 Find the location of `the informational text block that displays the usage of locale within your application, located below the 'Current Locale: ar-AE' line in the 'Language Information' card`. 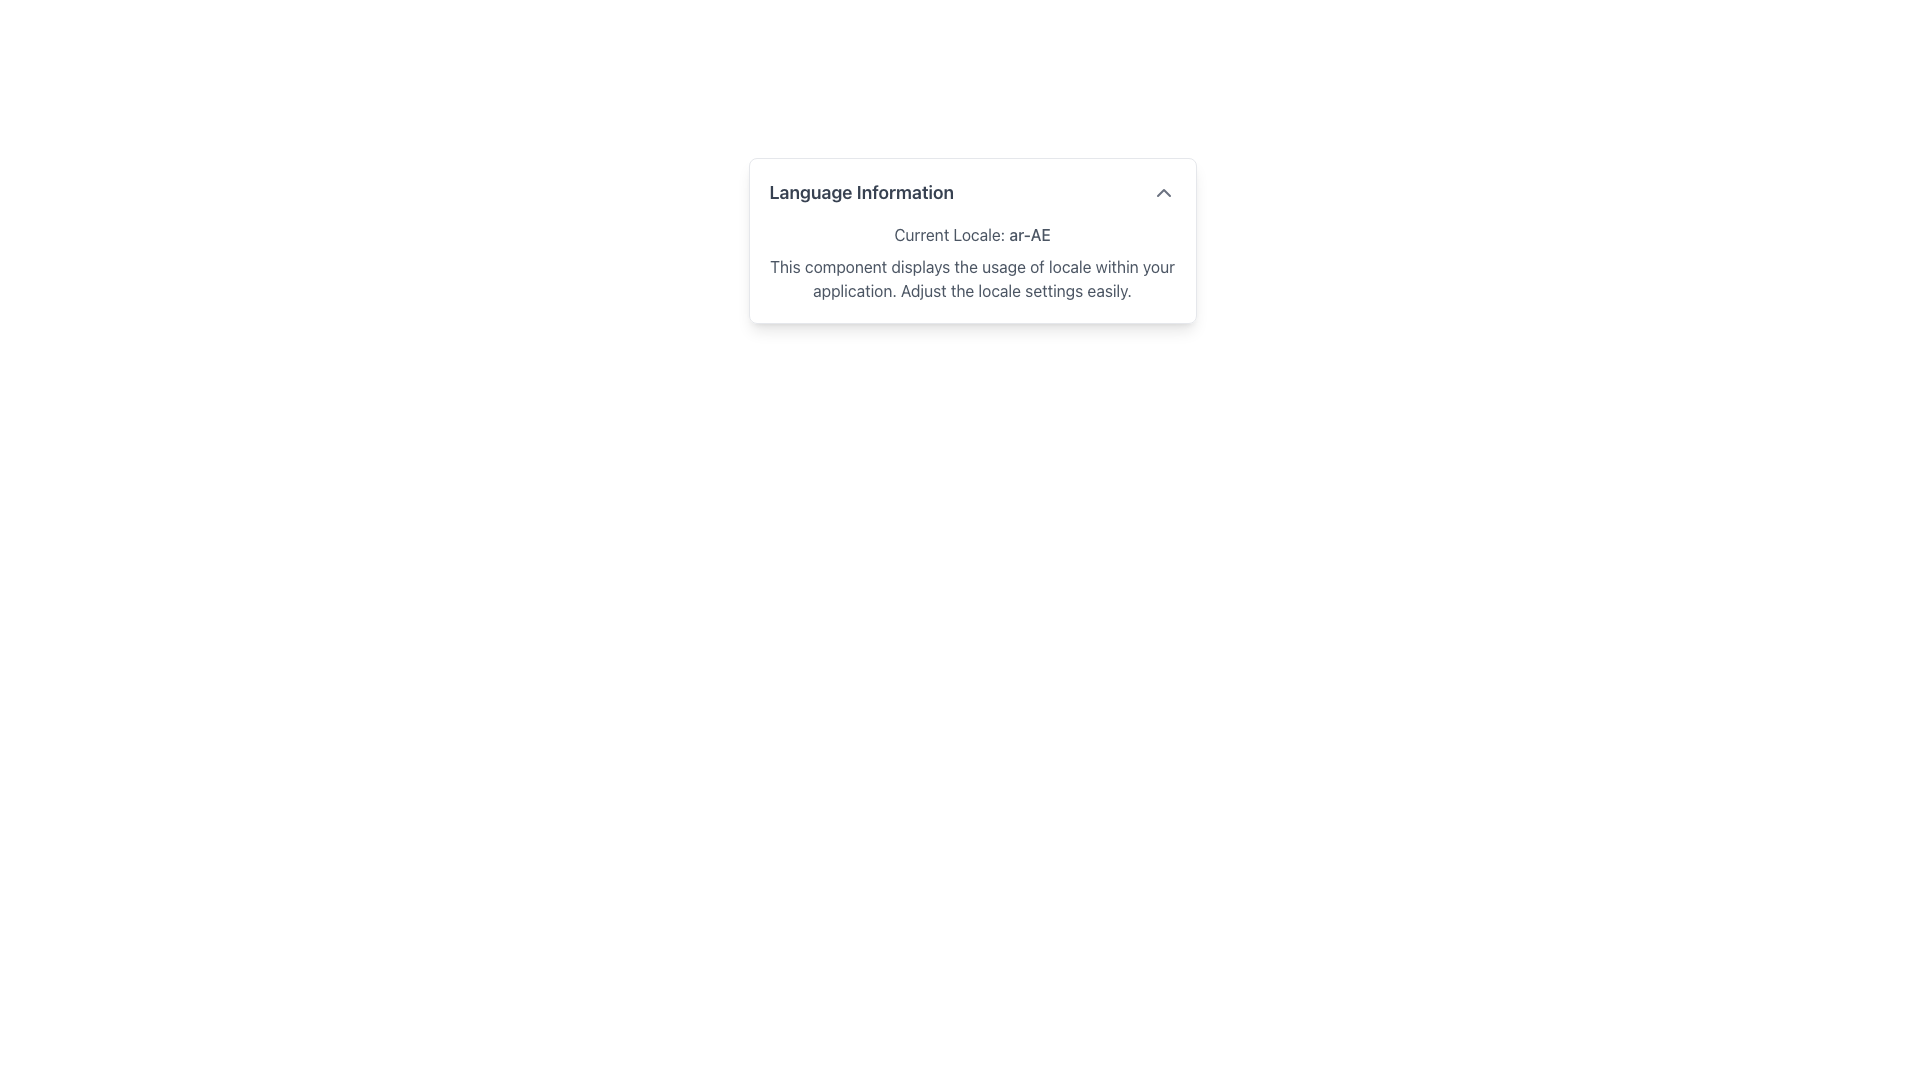

the informational text block that displays the usage of locale within your application, located below the 'Current Locale: ar-AE' line in the 'Language Information' card is located at coordinates (972, 278).